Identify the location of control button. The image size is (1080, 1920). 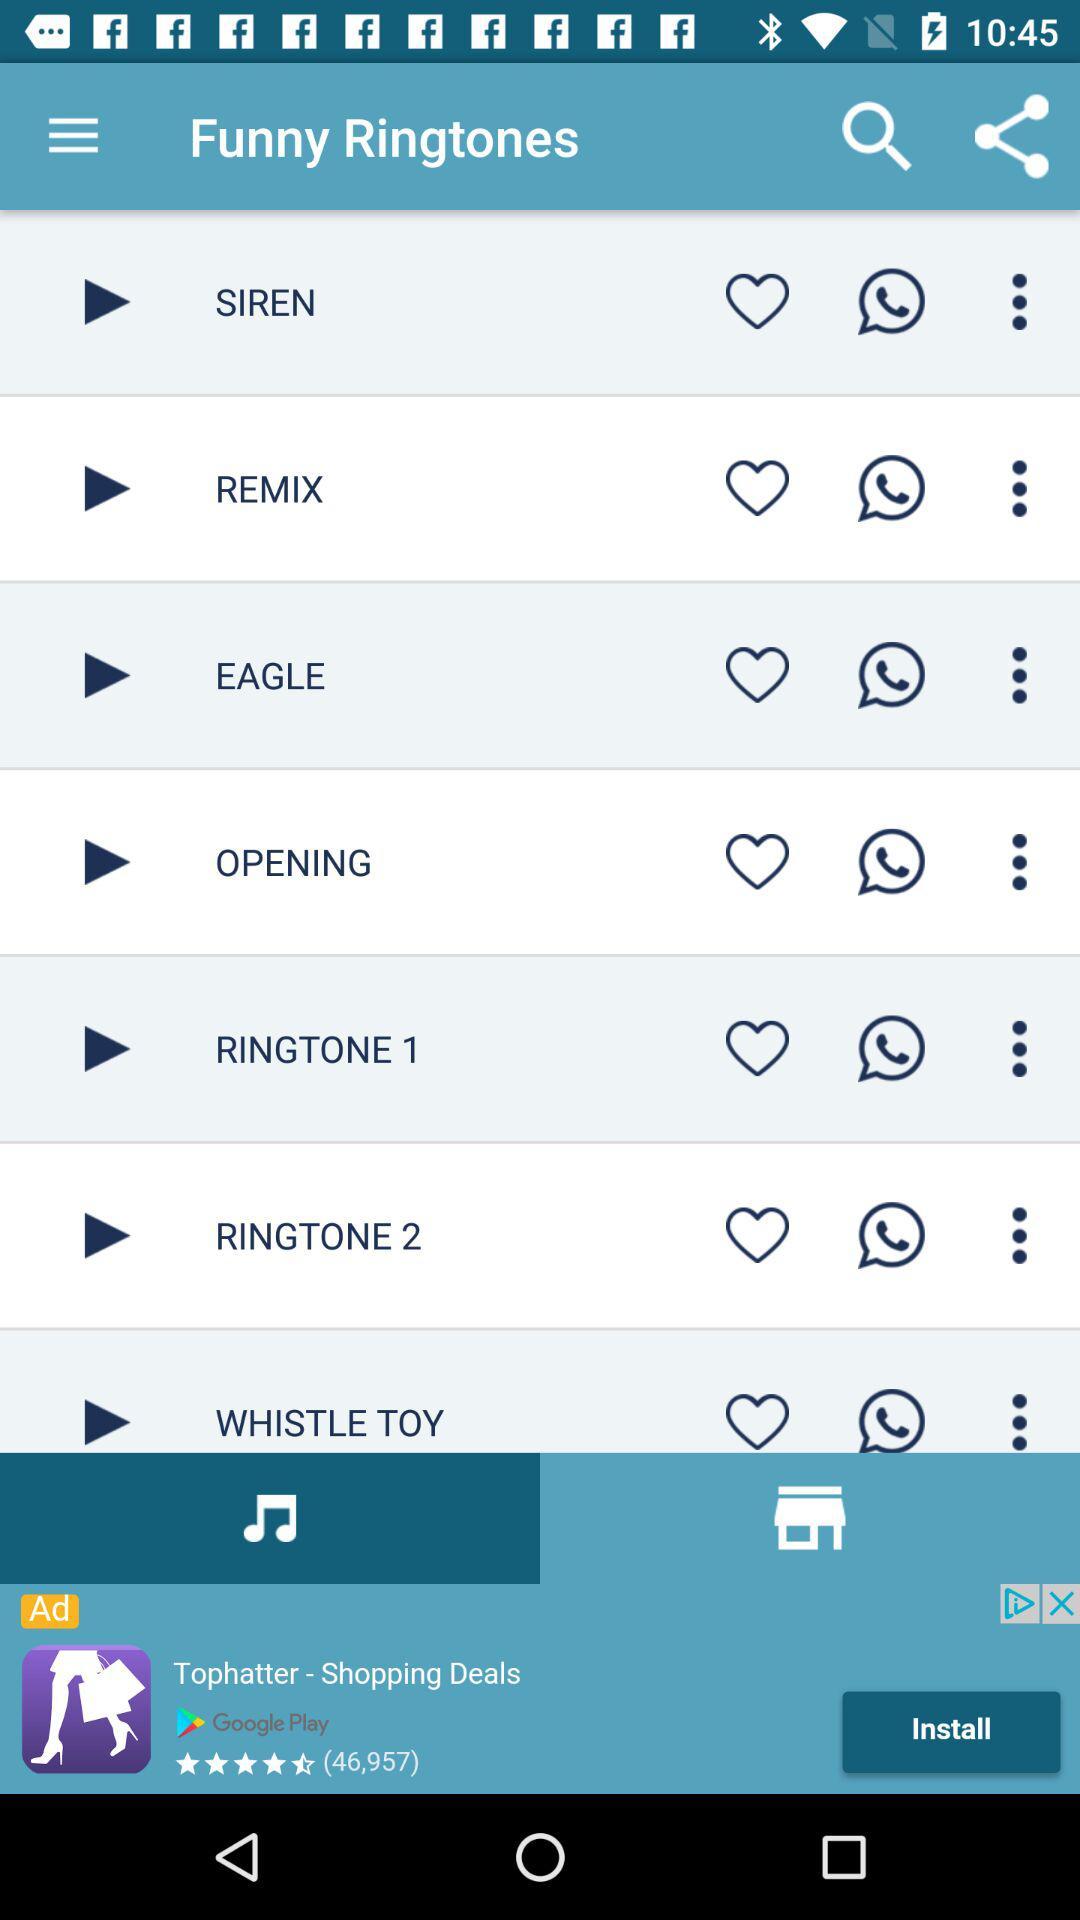
(1019, 675).